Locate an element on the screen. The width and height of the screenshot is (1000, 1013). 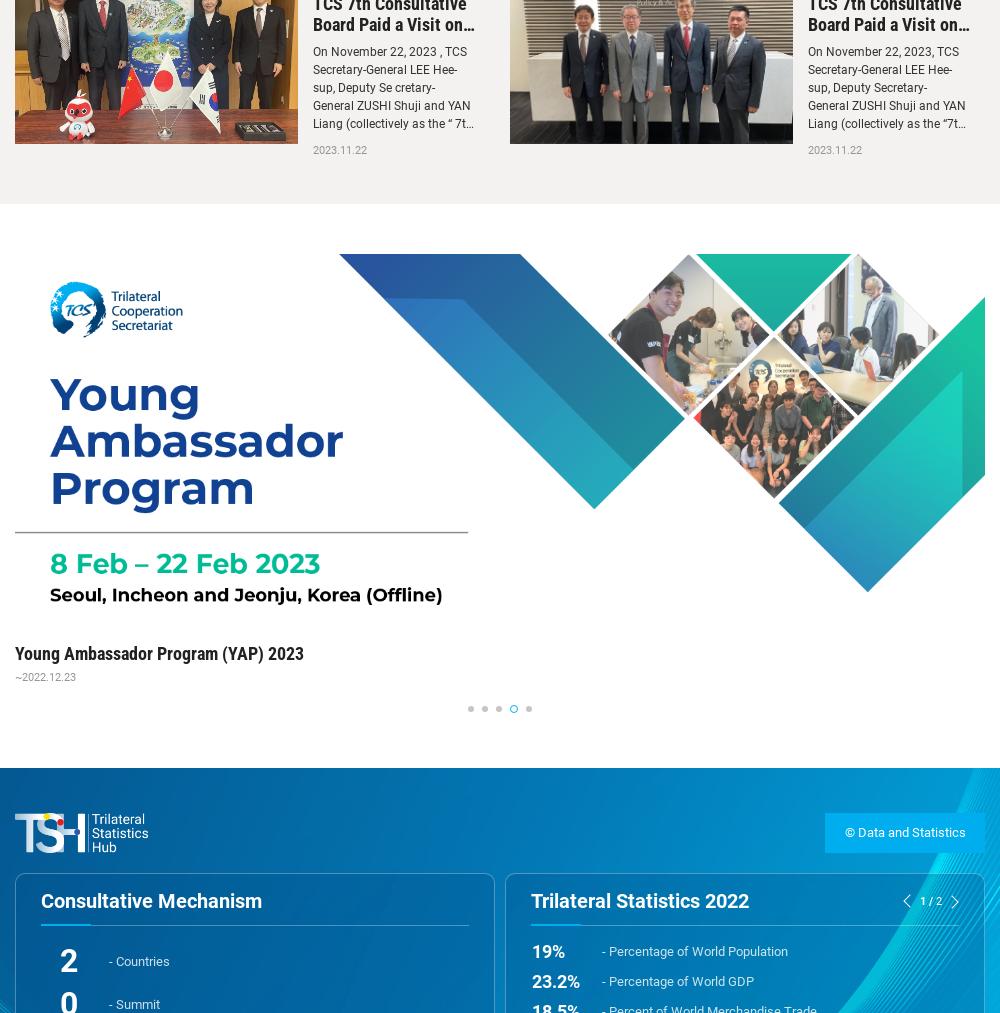
'Thousand, units' is located at coordinates (556, 838).